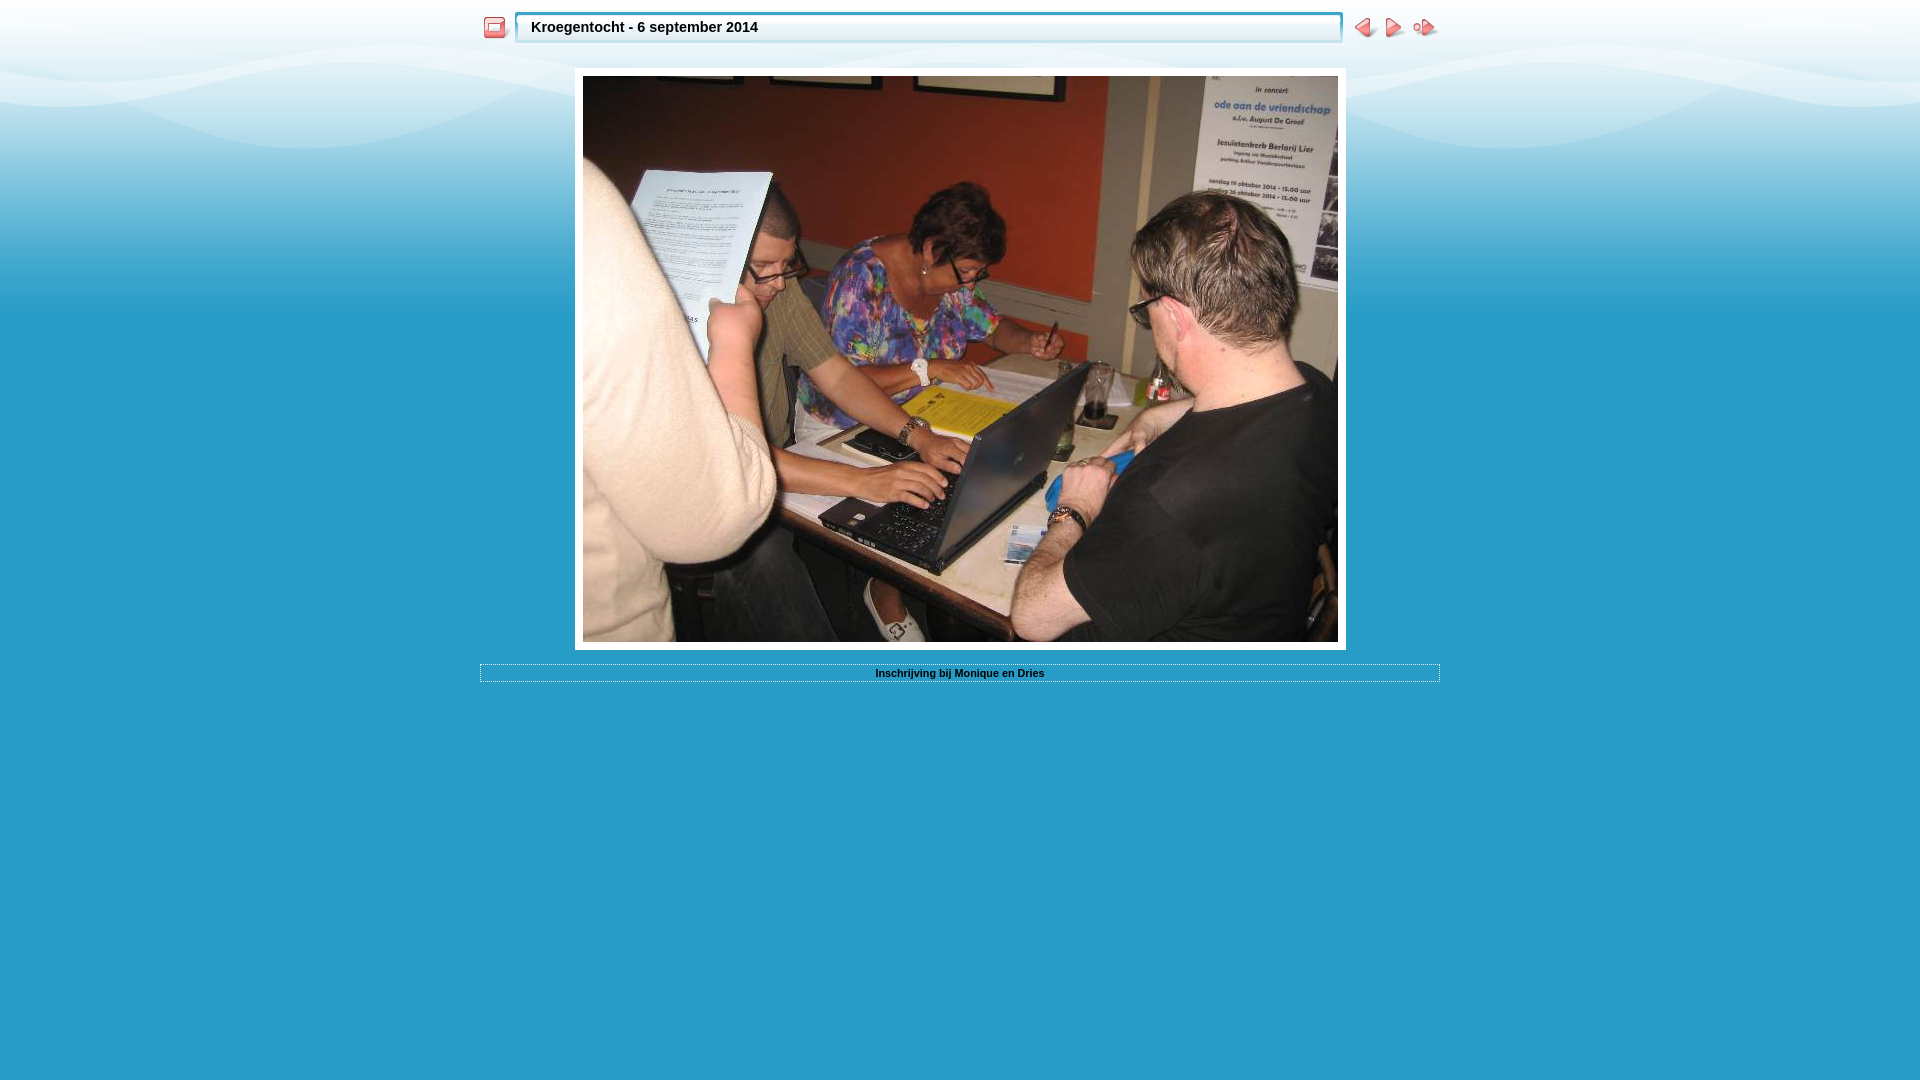  What do you see at coordinates (495, 27) in the screenshot?
I see `' Inhoudspagina '` at bounding box center [495, 27].